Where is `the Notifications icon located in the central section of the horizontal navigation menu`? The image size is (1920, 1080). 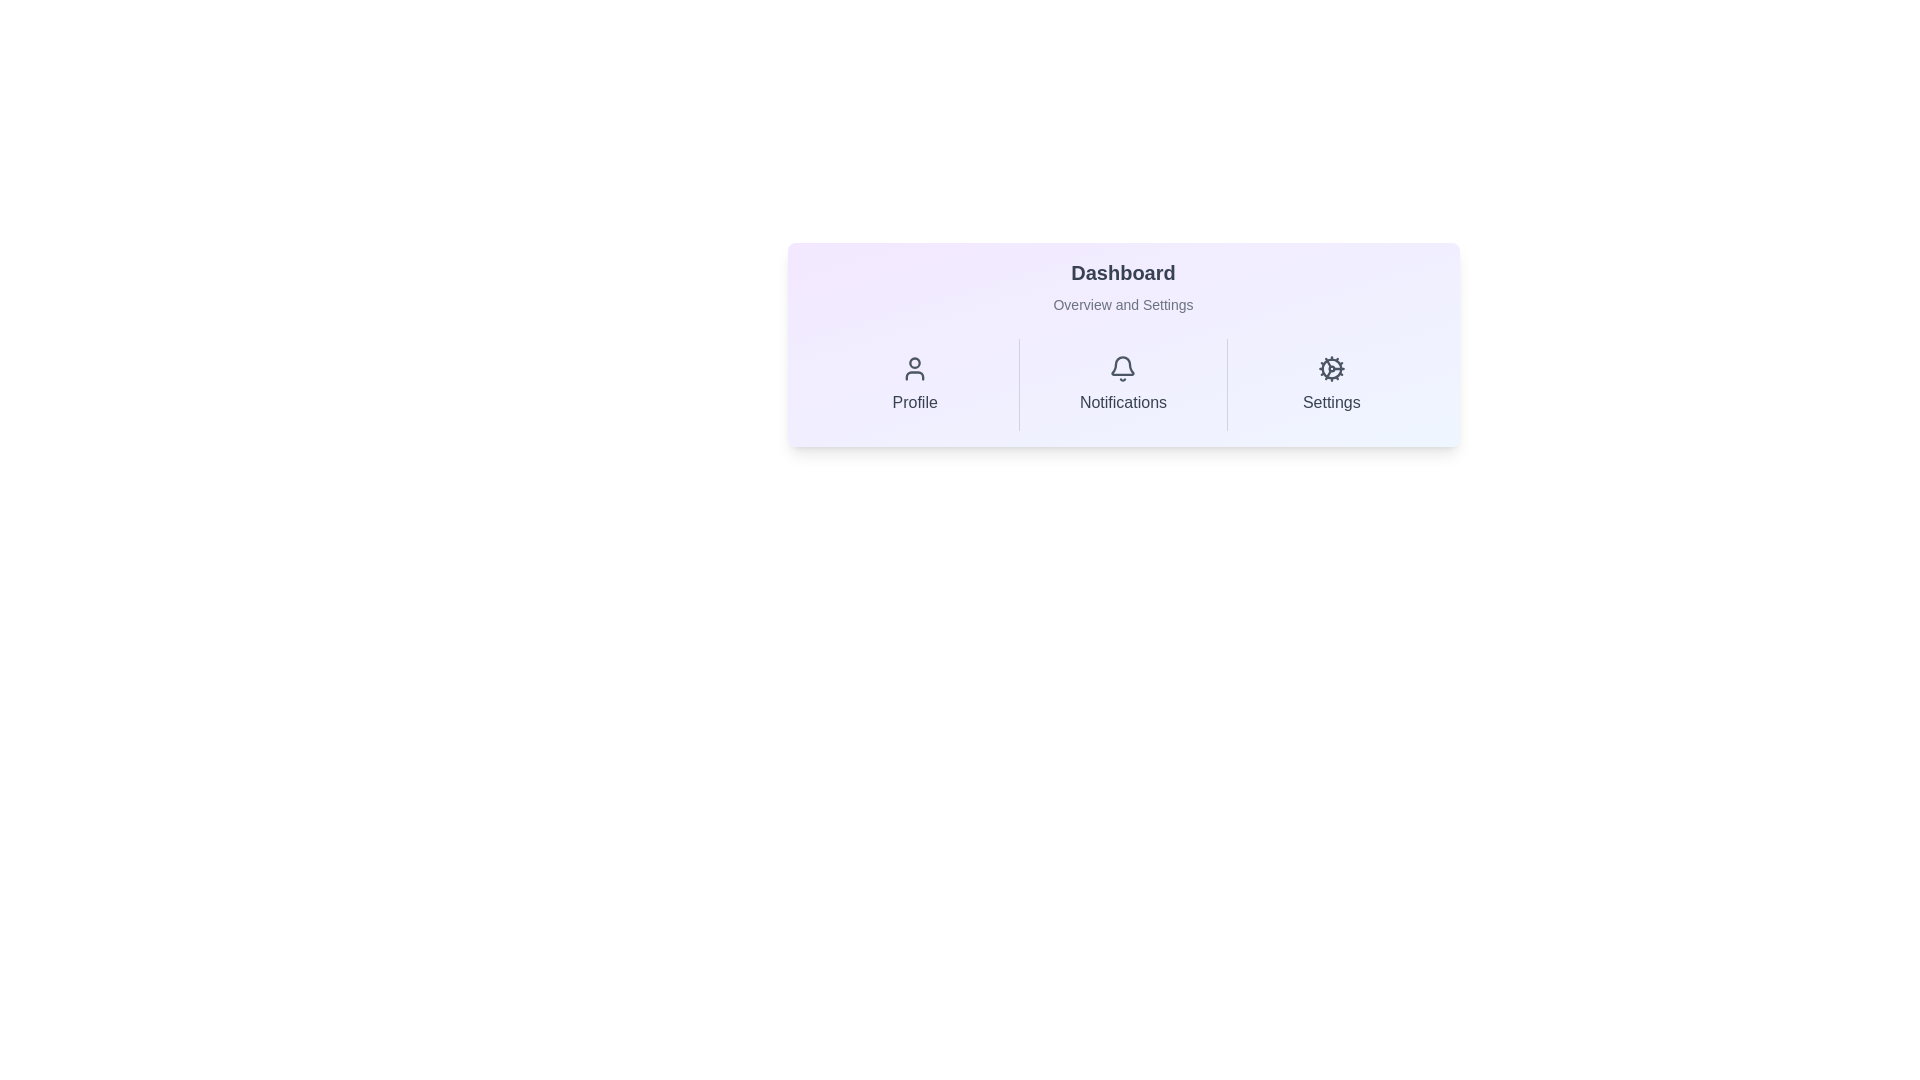
the Notifications icon located in the central section of the horizontal navigation menu is located at coordinates (1123, 369).